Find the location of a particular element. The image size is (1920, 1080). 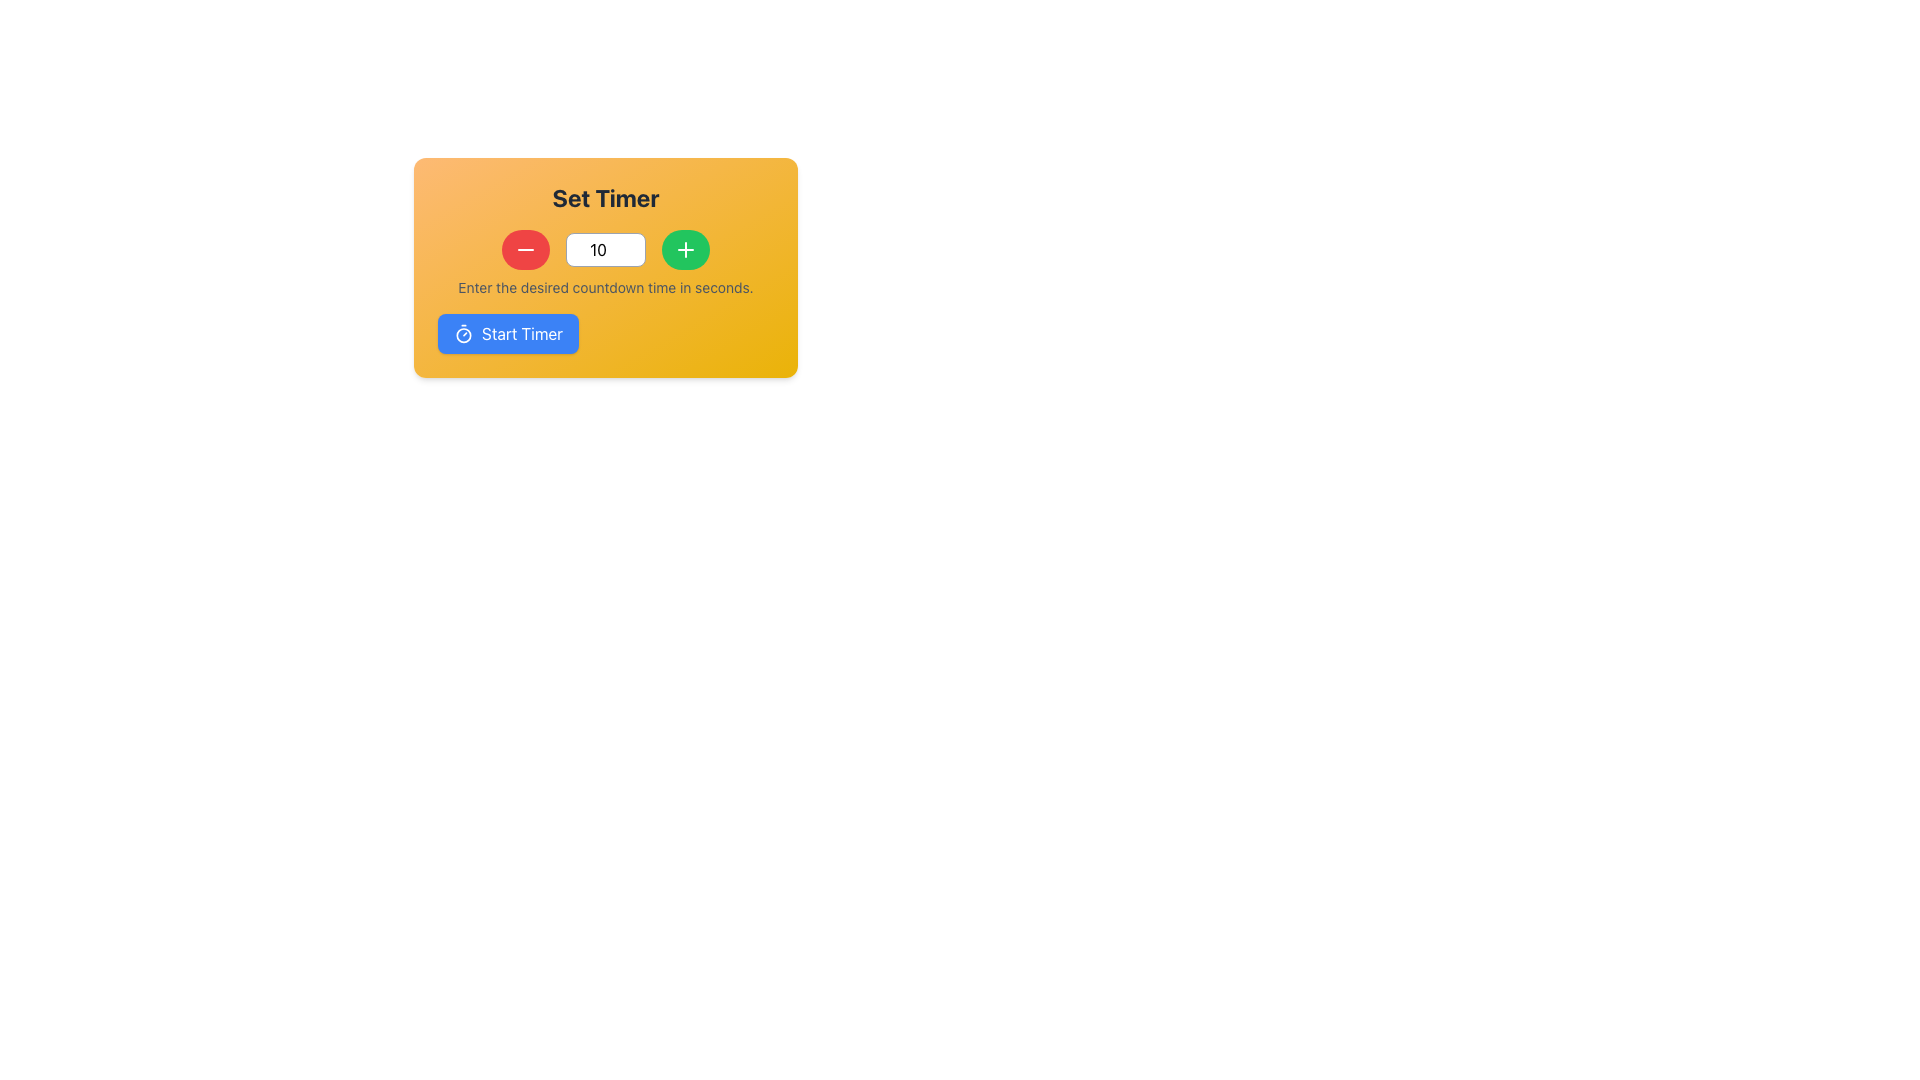

the Circular SVG element, which is a small circle with a radius of 8 units, located within the 'Start Timer' button's timer icon is located at coordinates (463, 334).